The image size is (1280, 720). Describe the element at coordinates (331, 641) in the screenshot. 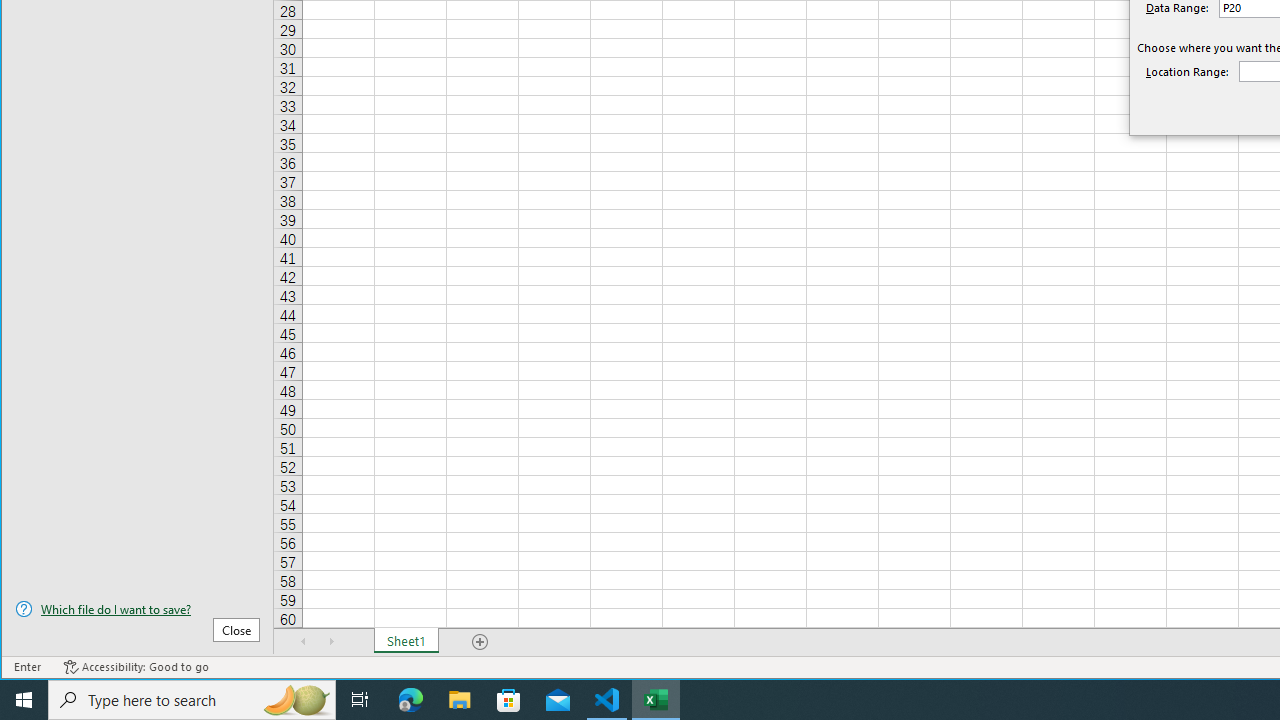

I see `'Scroll Right'` at that location.